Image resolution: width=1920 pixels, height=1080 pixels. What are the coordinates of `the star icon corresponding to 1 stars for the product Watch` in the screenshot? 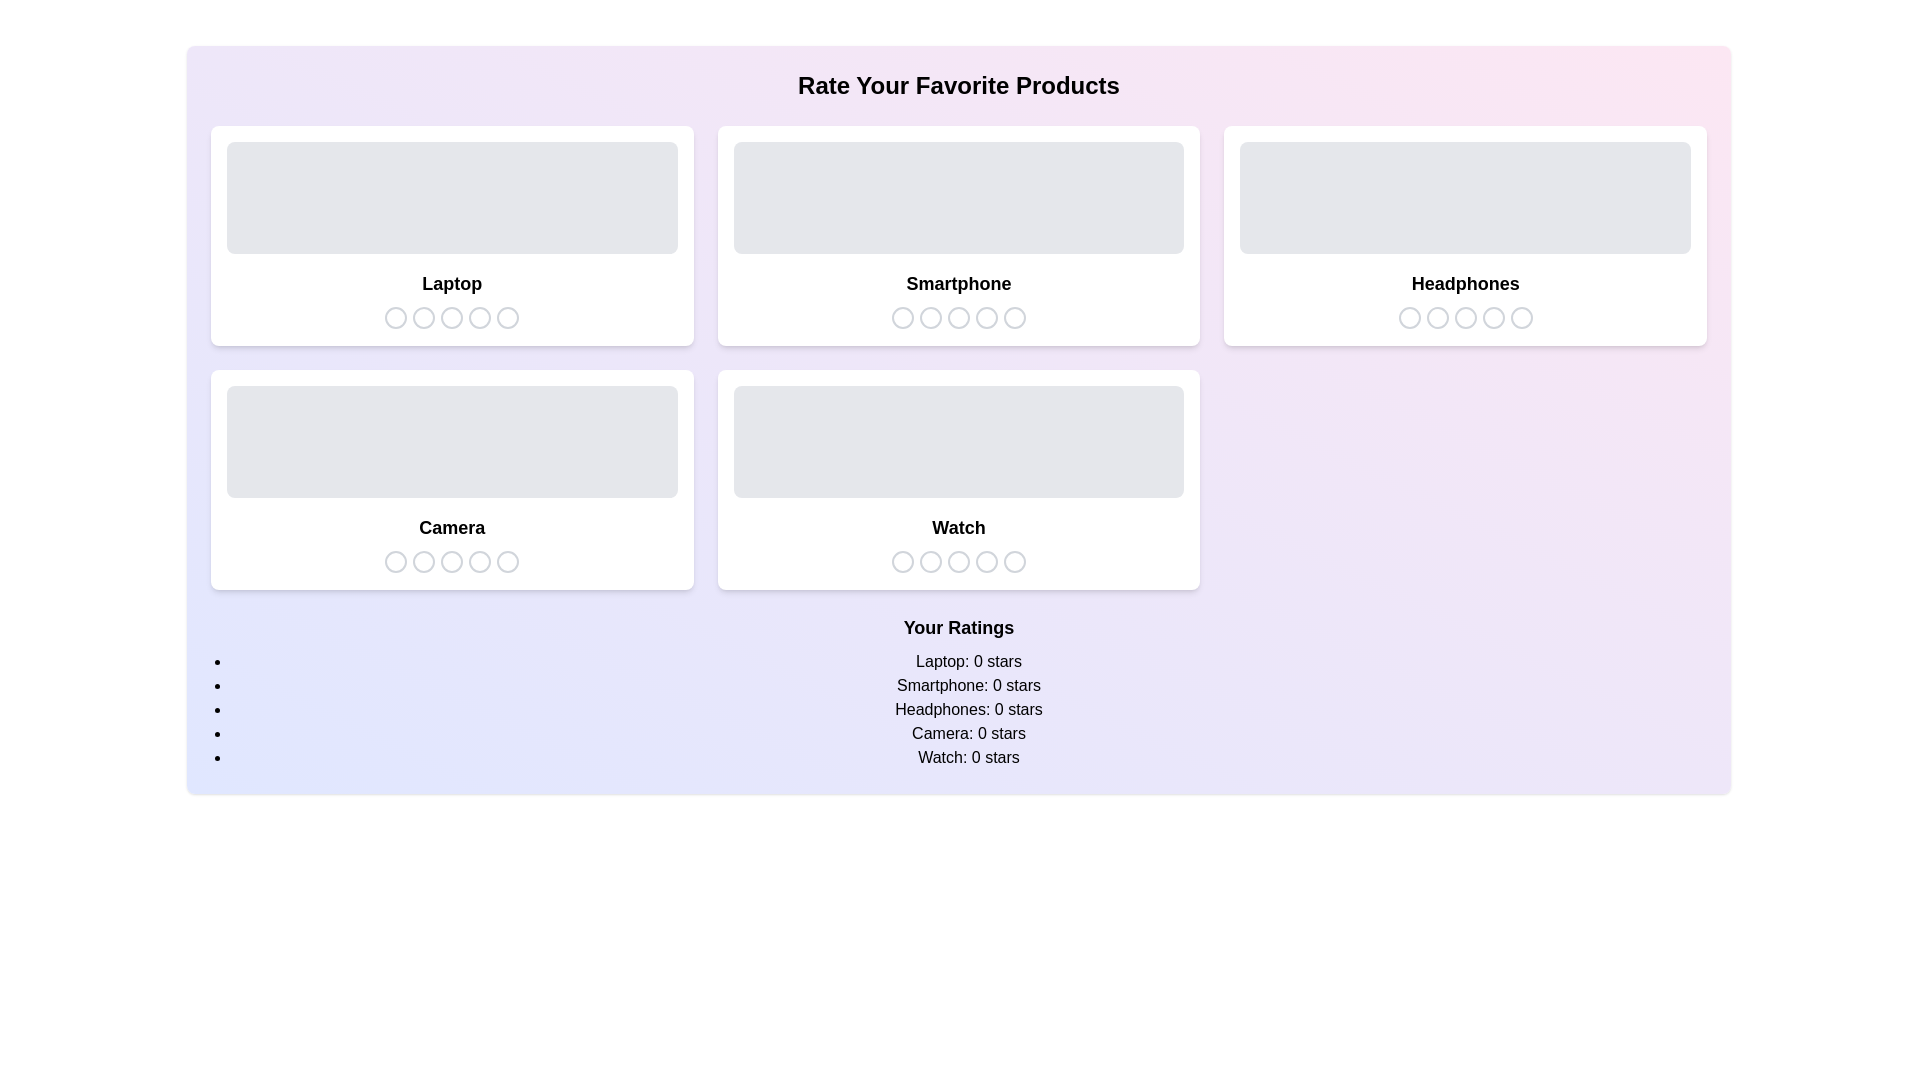 It's located at (901, 562).